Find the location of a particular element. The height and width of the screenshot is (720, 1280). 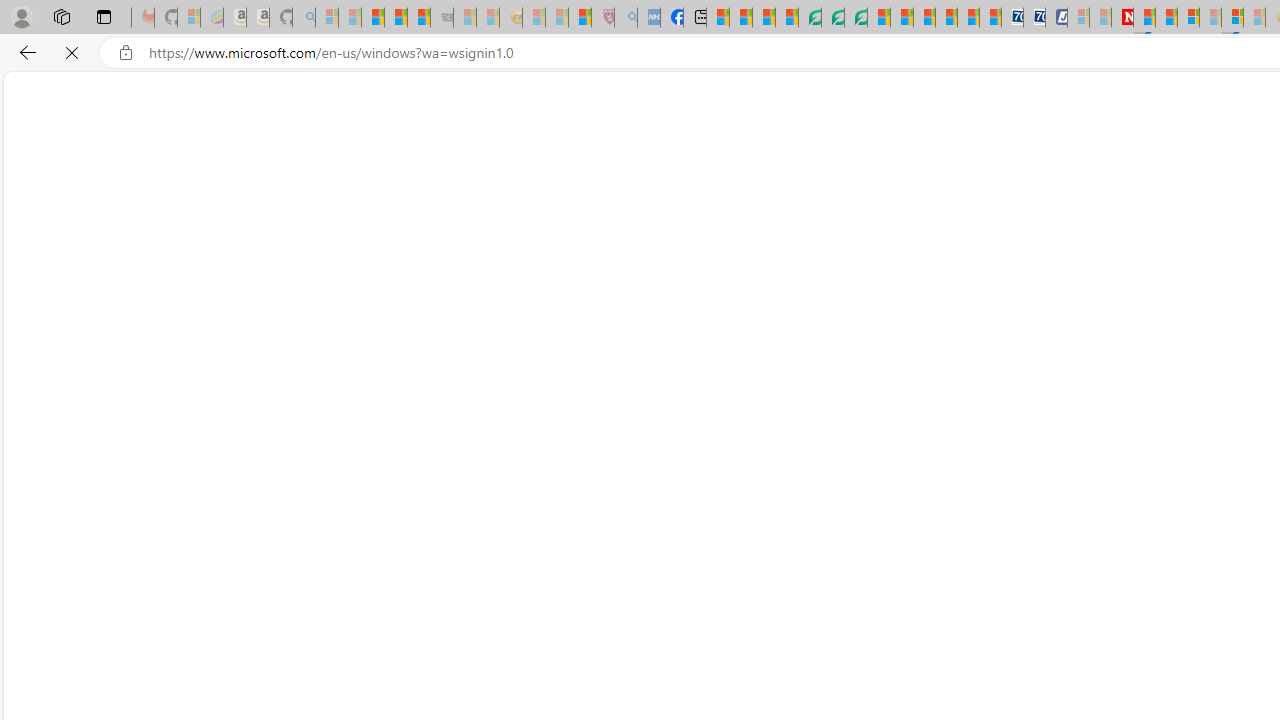

'The Weather Channel - MSN' is located at coordinates (373, 17).